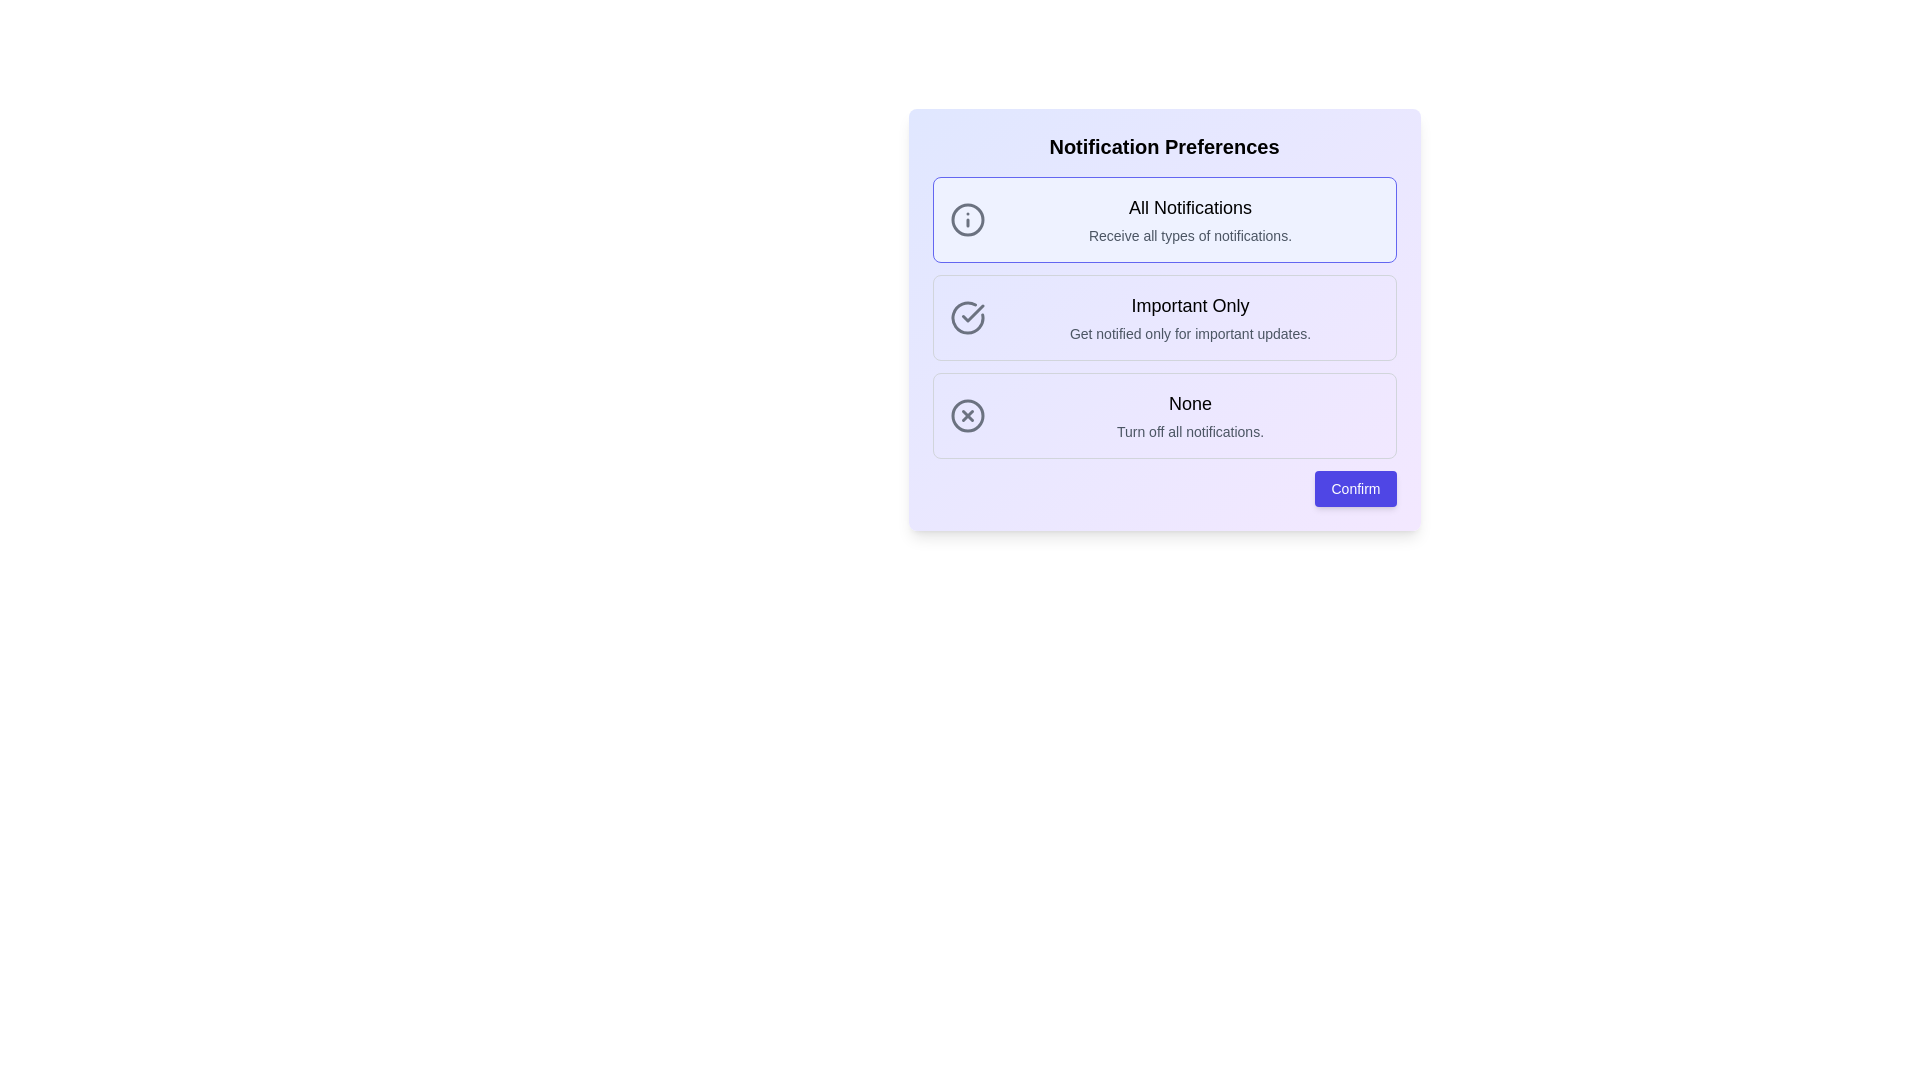 The height and width of the screenshot is (1080, 1920). Describe the element at coordinates (1190, 333) in the screenshot. I see `the static text label displaying 'Get notified only for important updates.' which is located underneath the title 'Important Only' in the notification preferences menu` at that location.